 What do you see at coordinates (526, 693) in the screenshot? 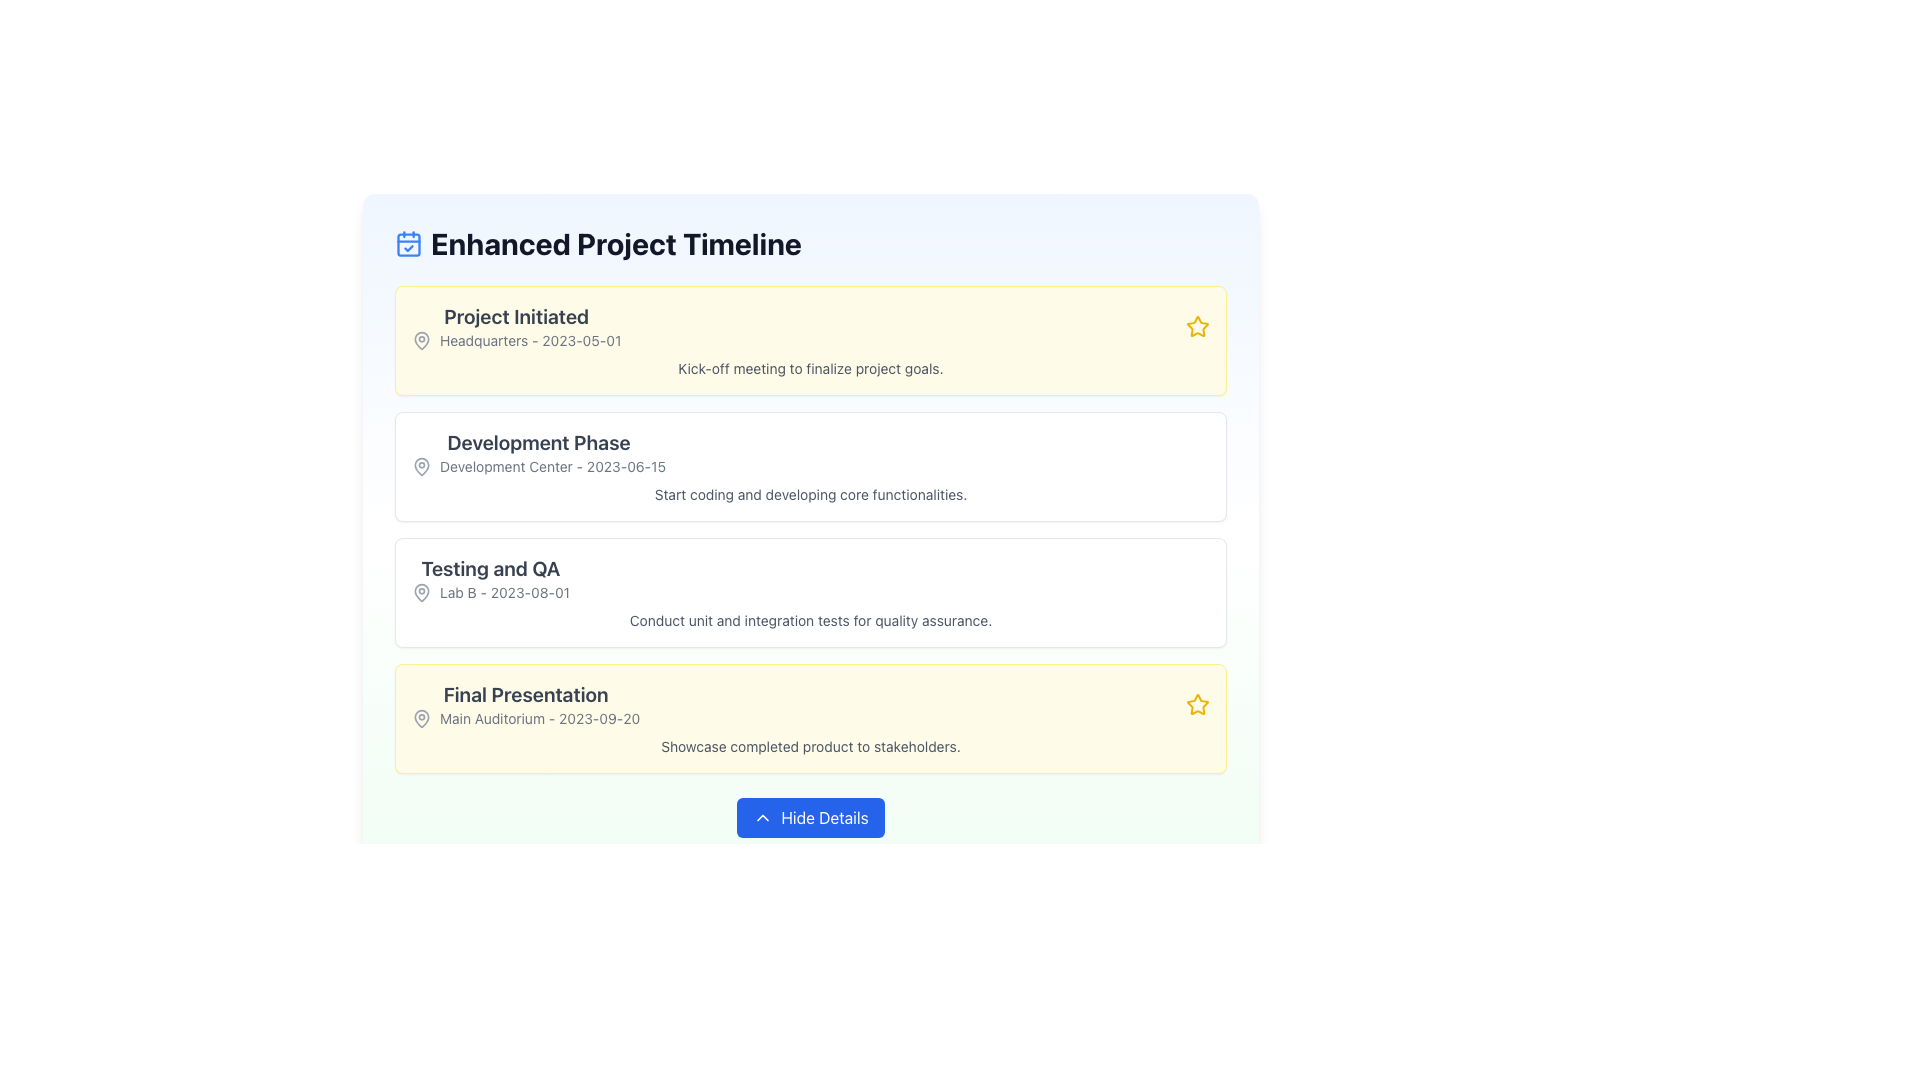
I see `the text label displaying 'Final Presentation' which is prominently styled in gray on a yellow background, positioned above the secondary text 'Main Auditorium - 2023-09-20'` at bounding box center [526, 693].